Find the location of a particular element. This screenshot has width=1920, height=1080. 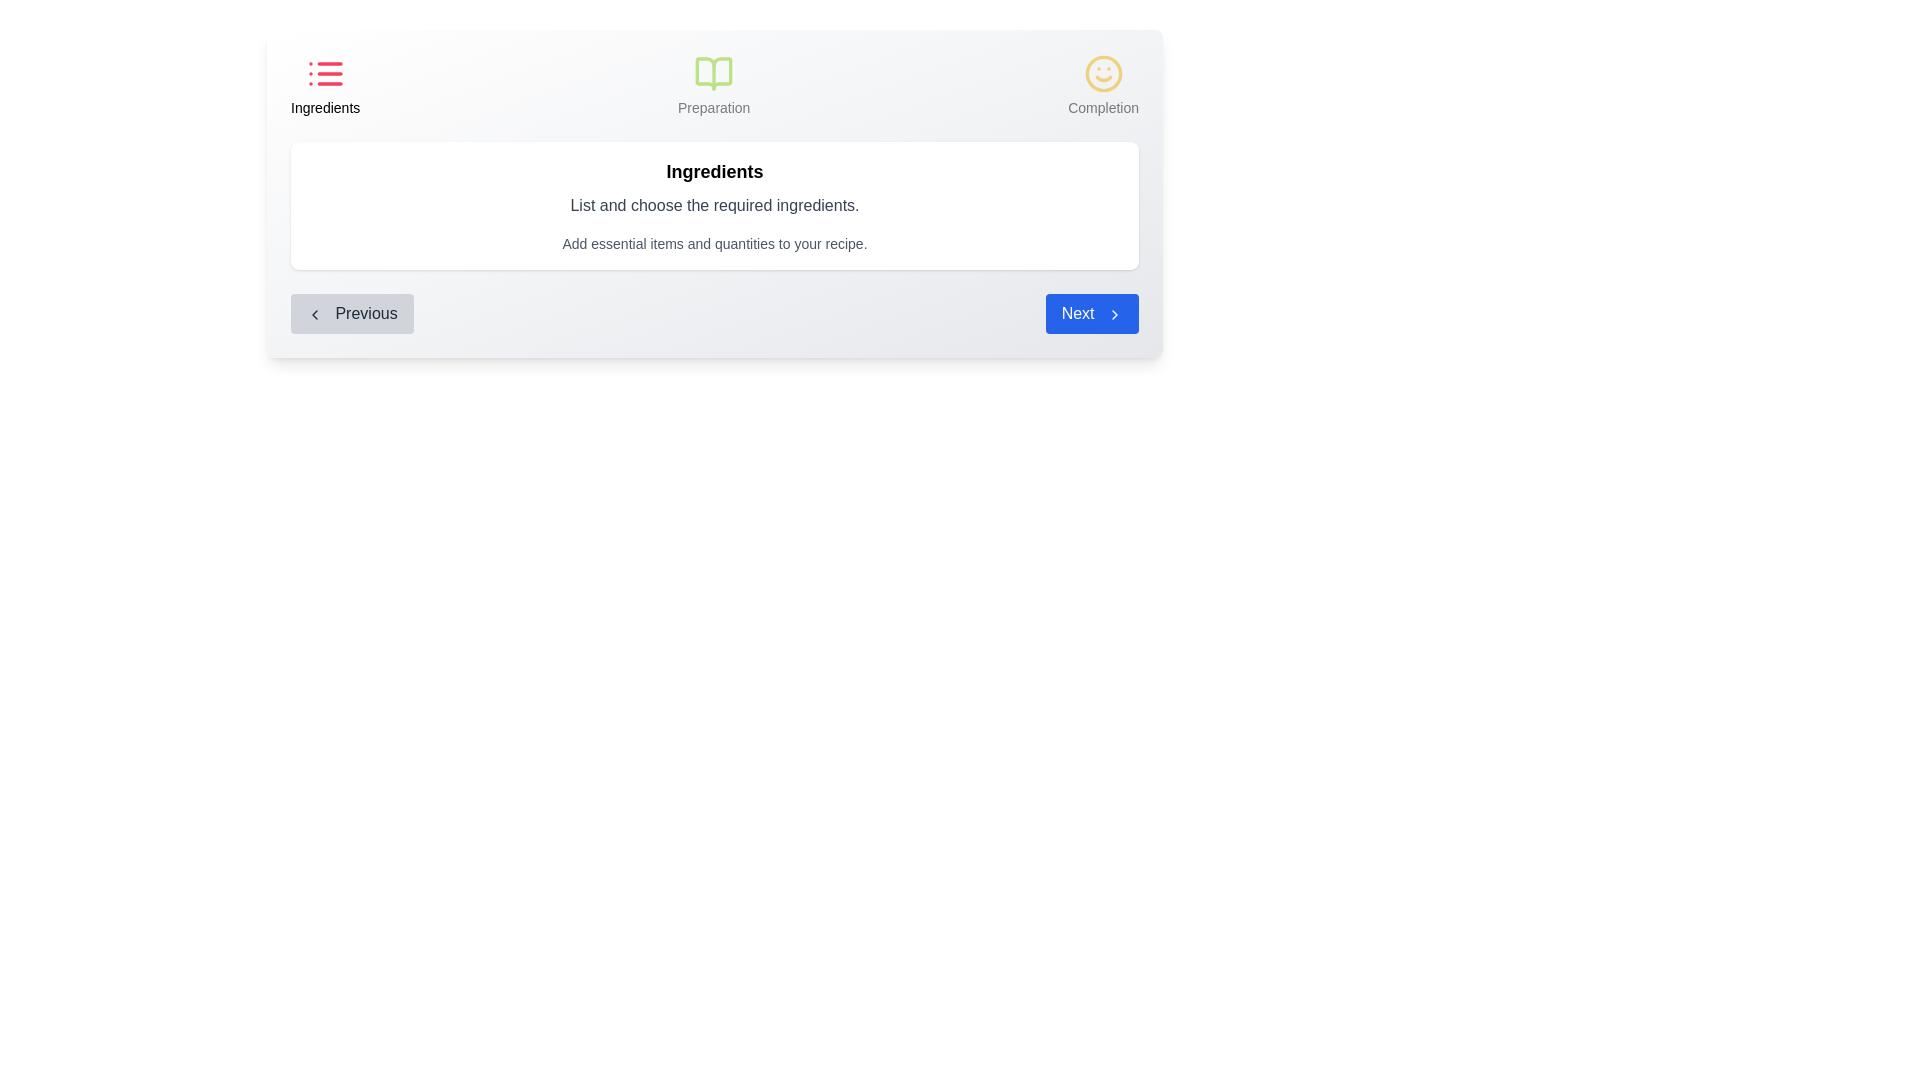

the navigation bar located at the top of the page to trigger highlight effects on the labeled steps: 'Ingredients', 'Preparation', and 'Completion' is located at coordinates (715, 84).